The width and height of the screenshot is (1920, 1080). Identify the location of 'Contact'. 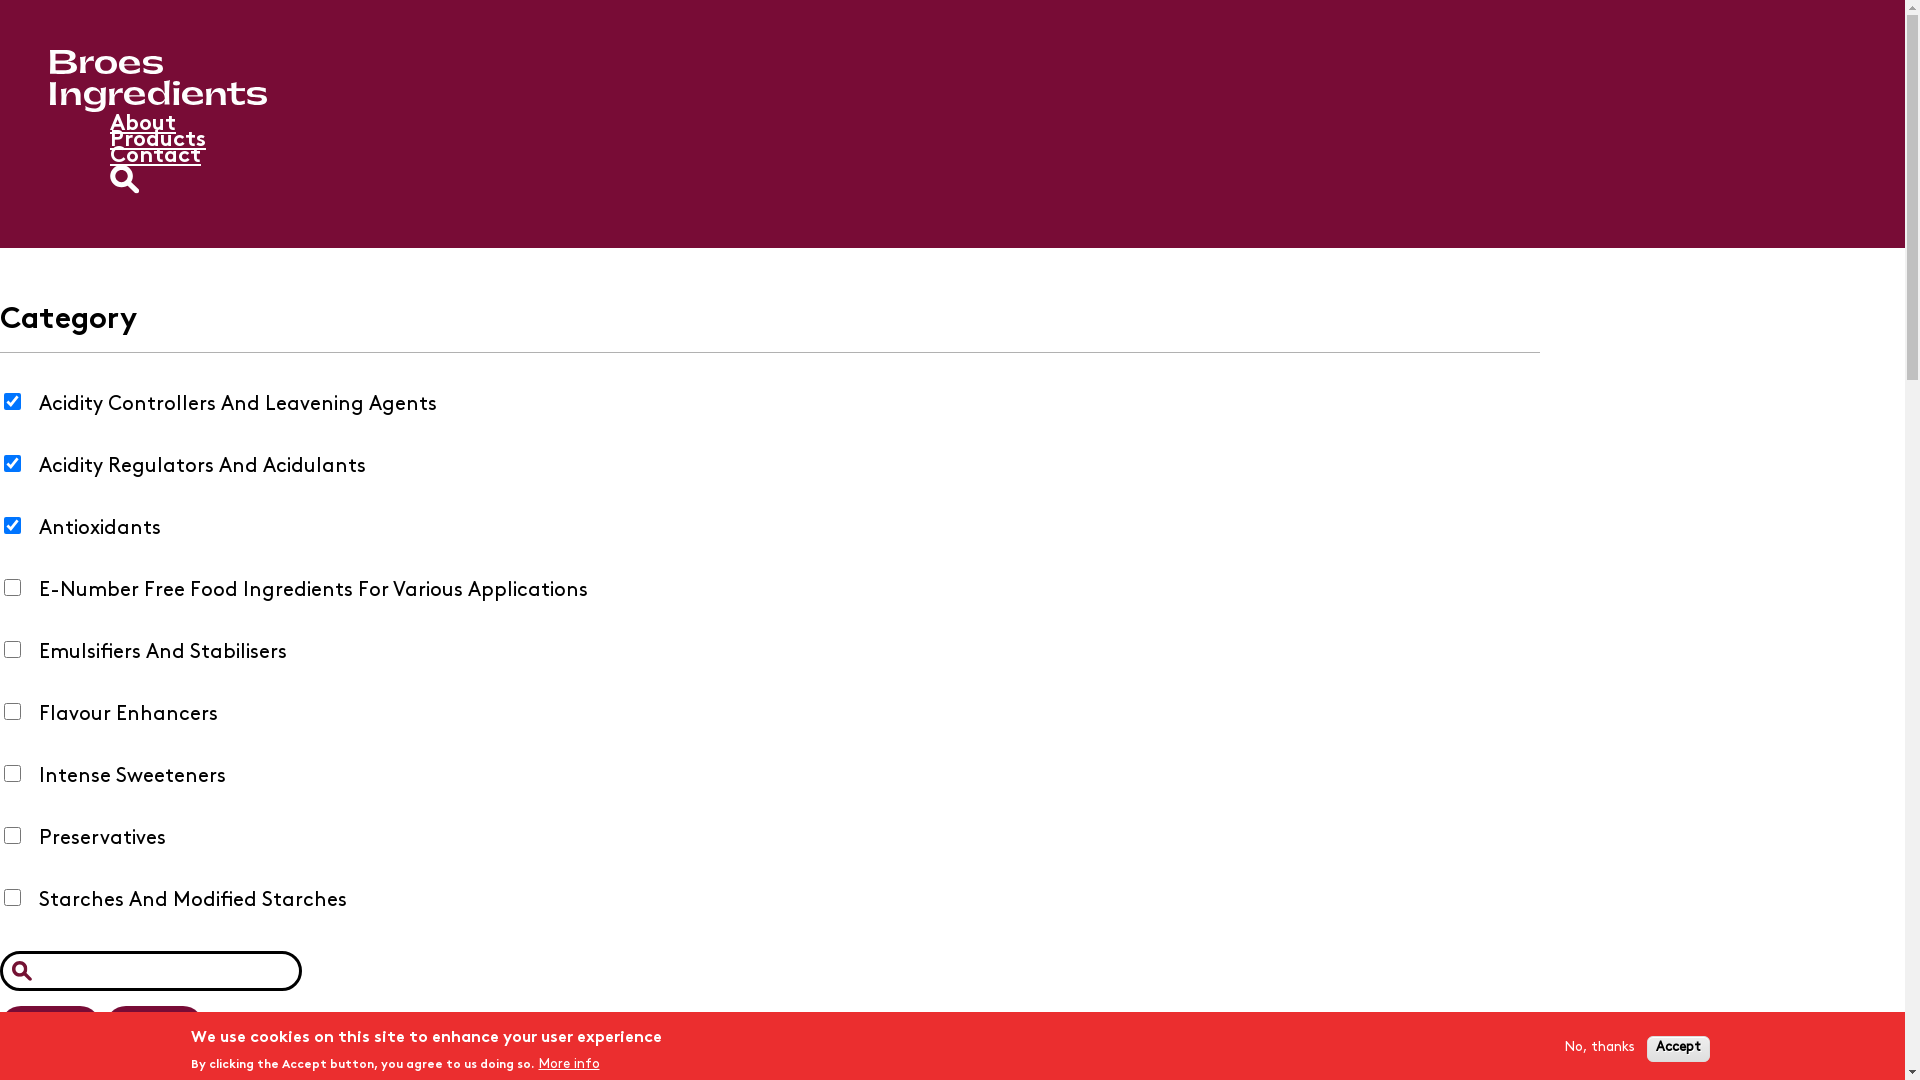
(154, 155).